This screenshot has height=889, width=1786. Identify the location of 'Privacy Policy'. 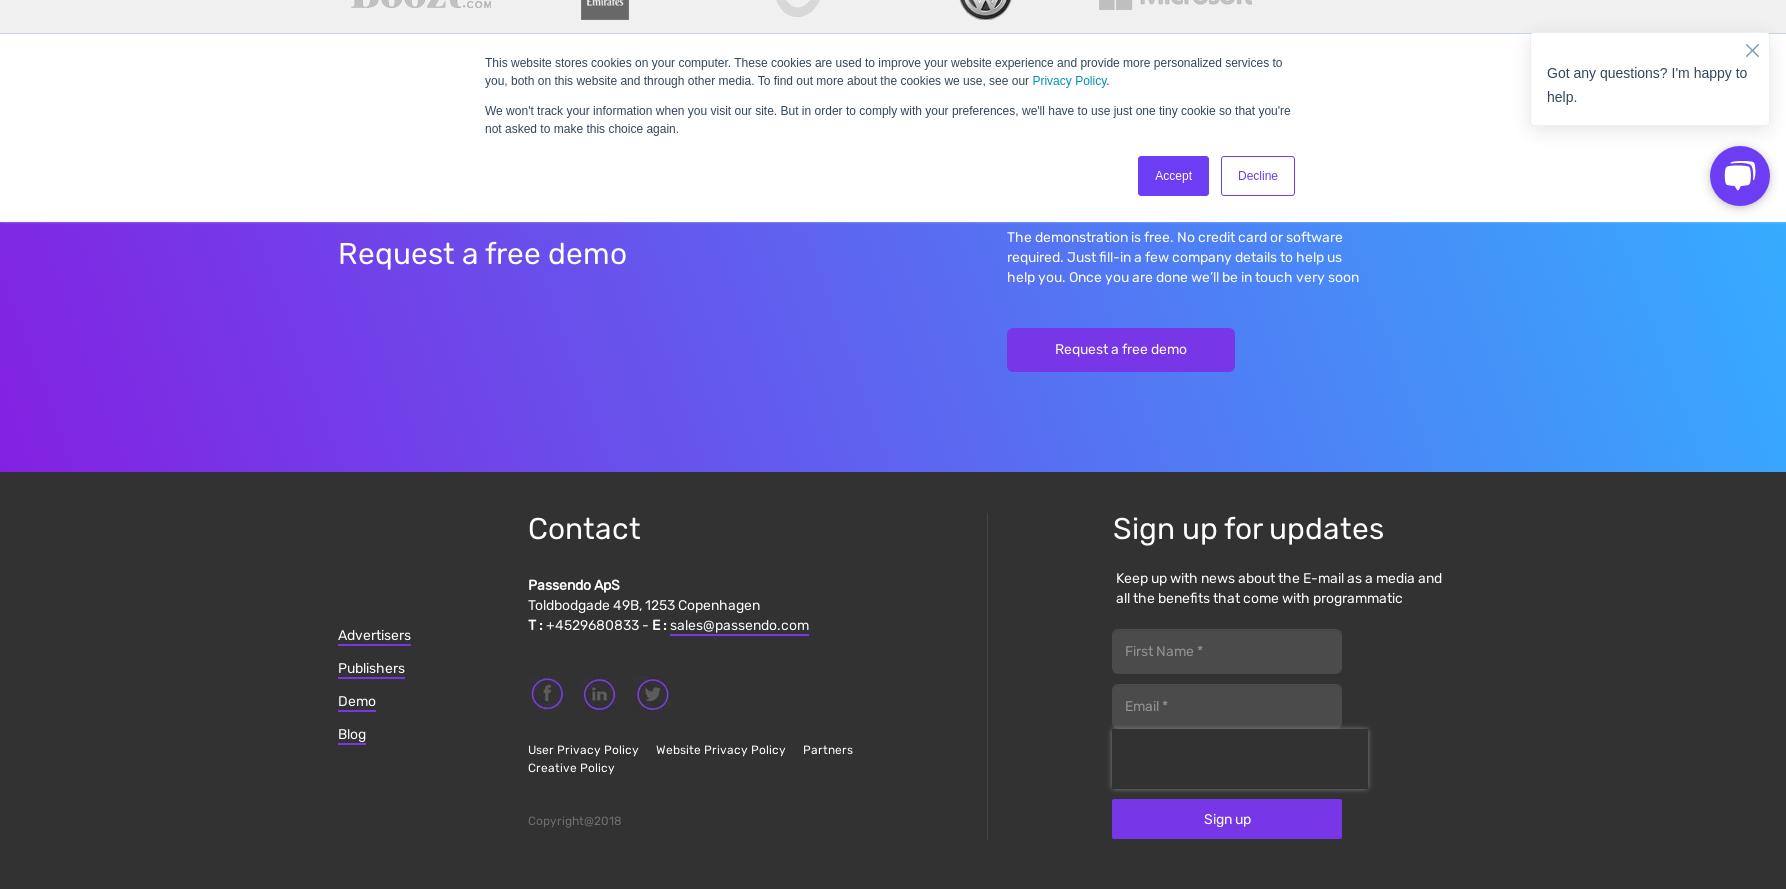
(1031, 79).